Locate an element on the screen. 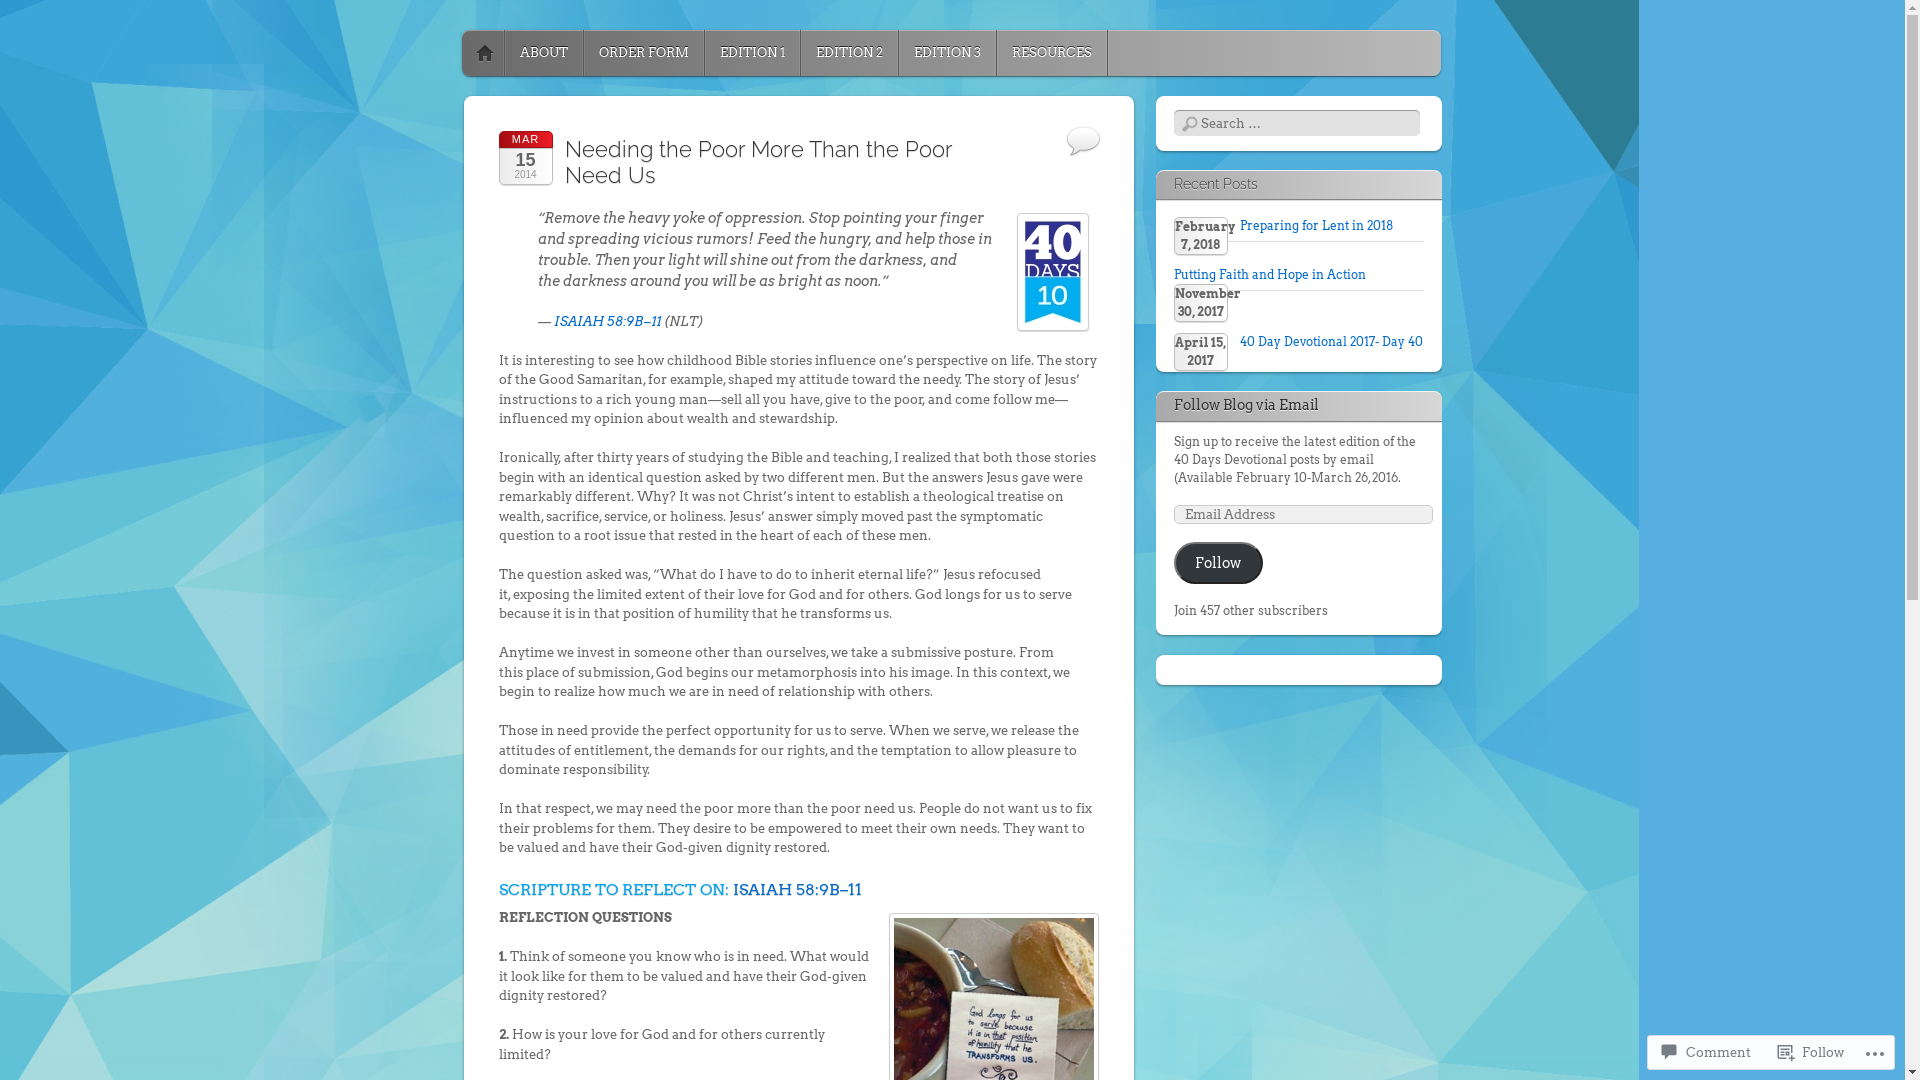  'EDITION 3' is located at coordinates (945, 52).